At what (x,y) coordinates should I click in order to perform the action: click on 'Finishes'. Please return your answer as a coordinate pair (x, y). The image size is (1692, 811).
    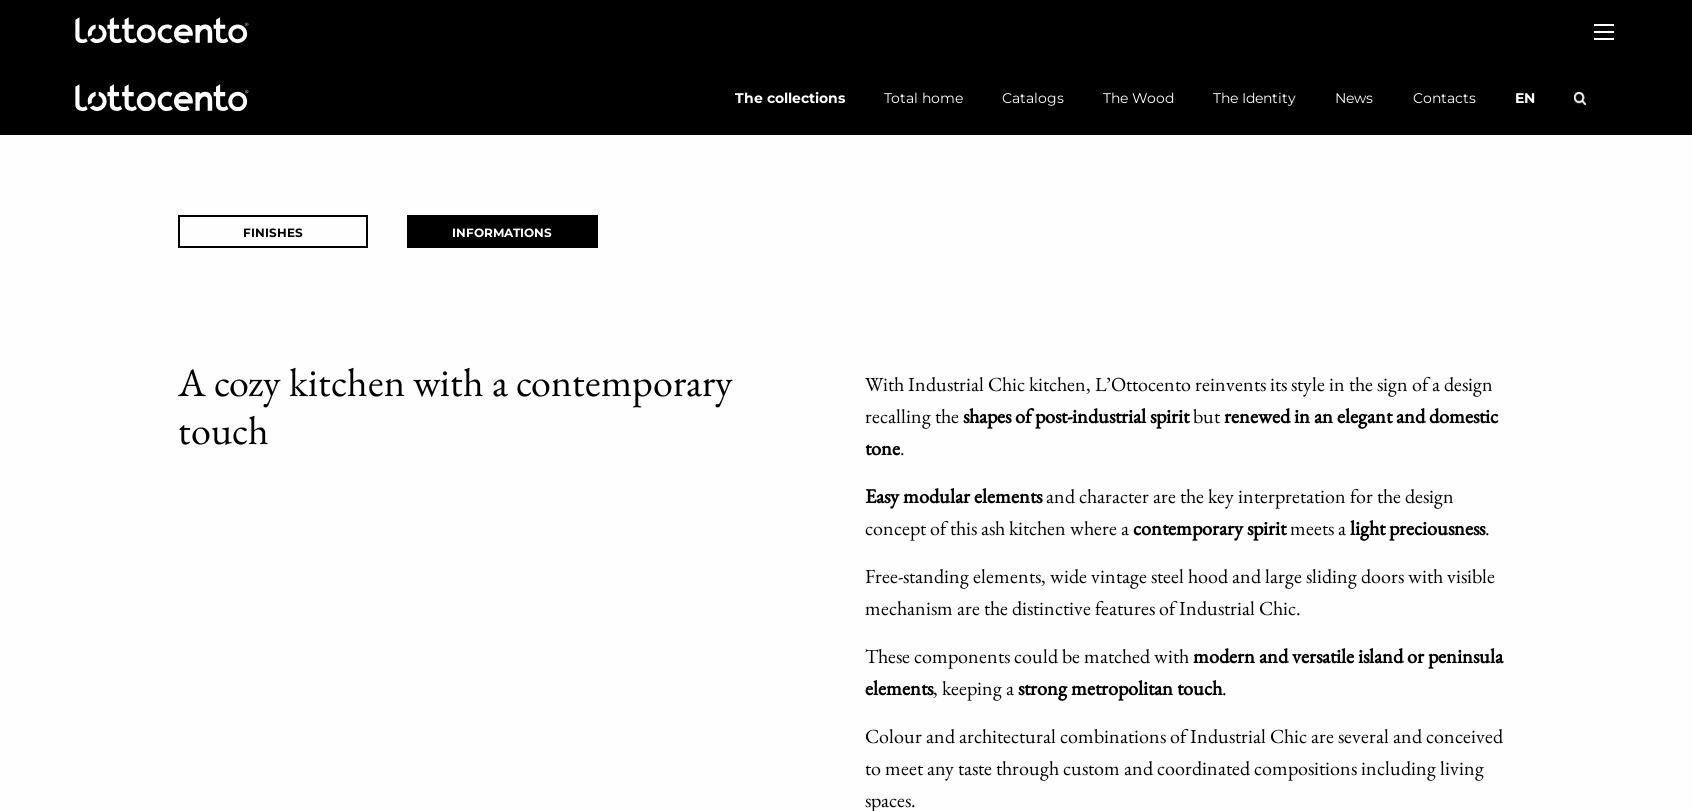
    Looking at the image, I should click on (272, 232).